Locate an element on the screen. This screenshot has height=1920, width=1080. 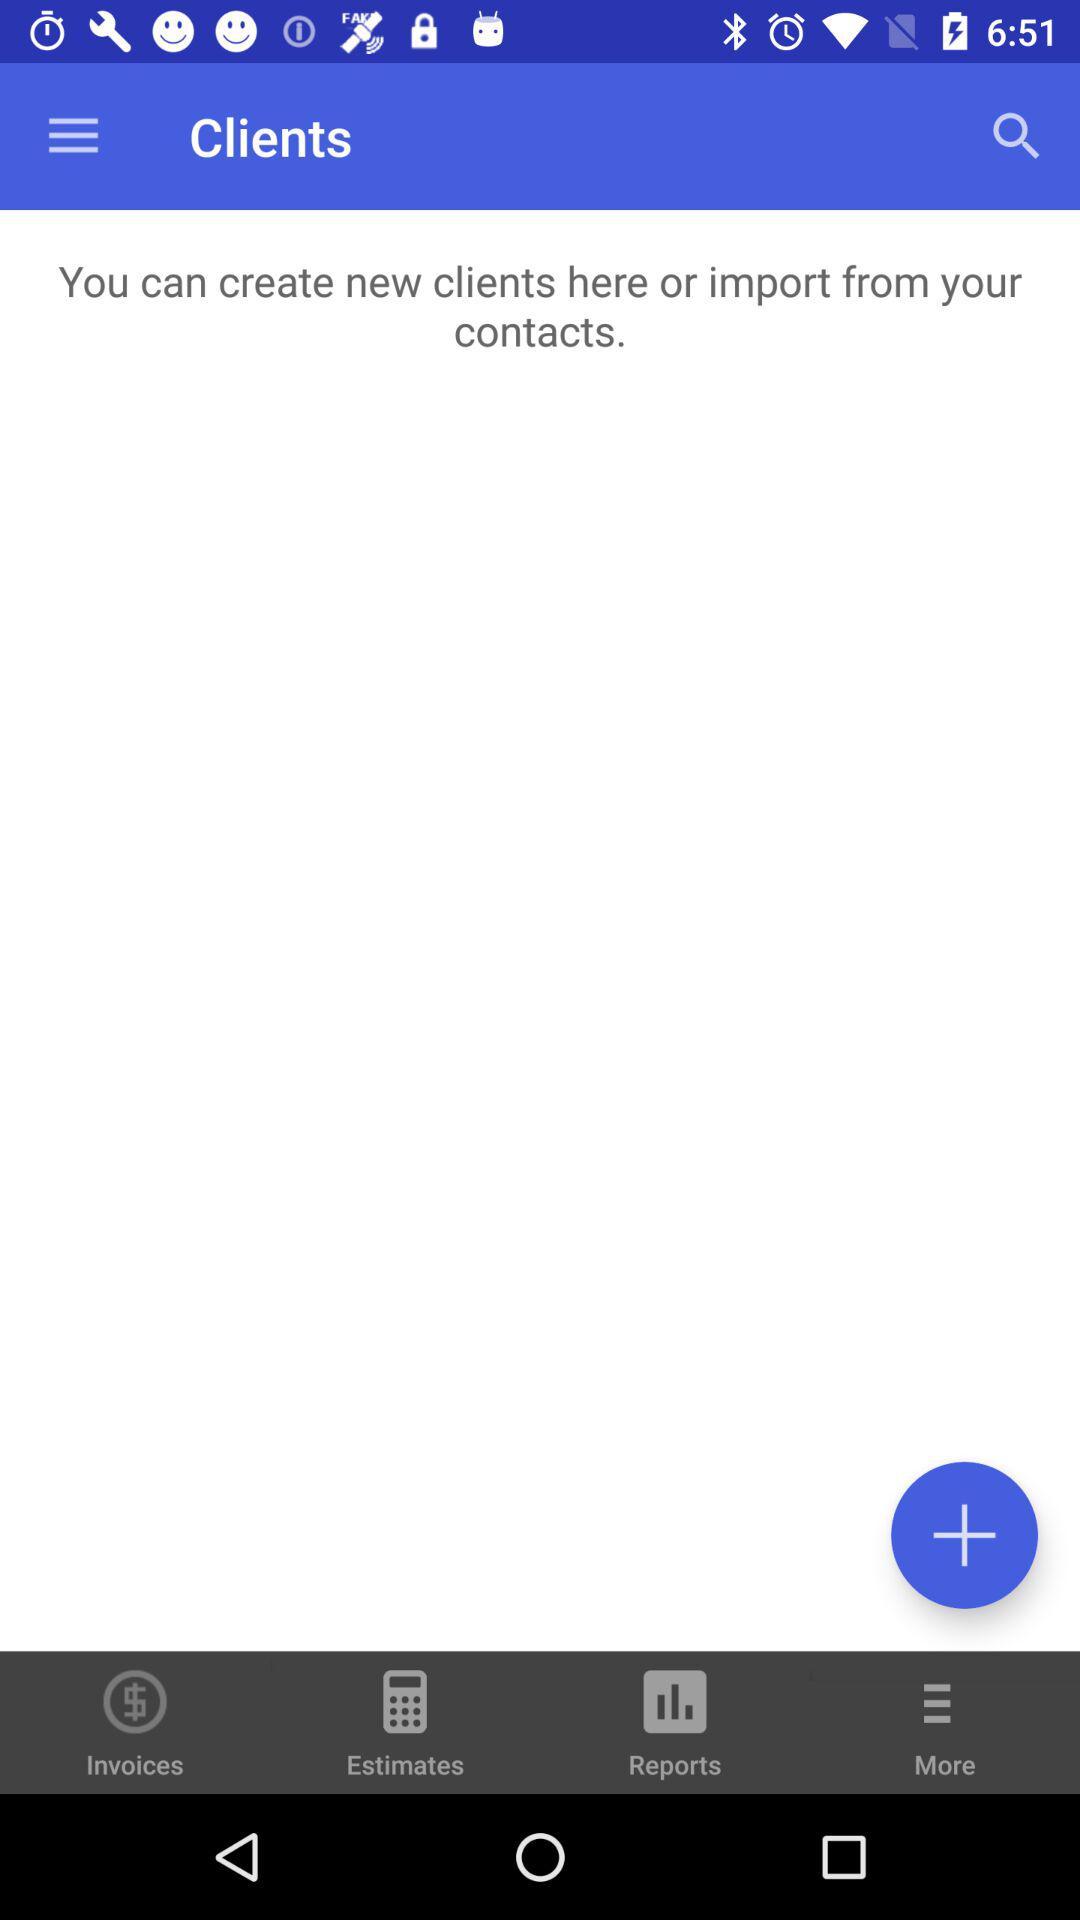
estimates icon is located at coordinates (405, 1731).